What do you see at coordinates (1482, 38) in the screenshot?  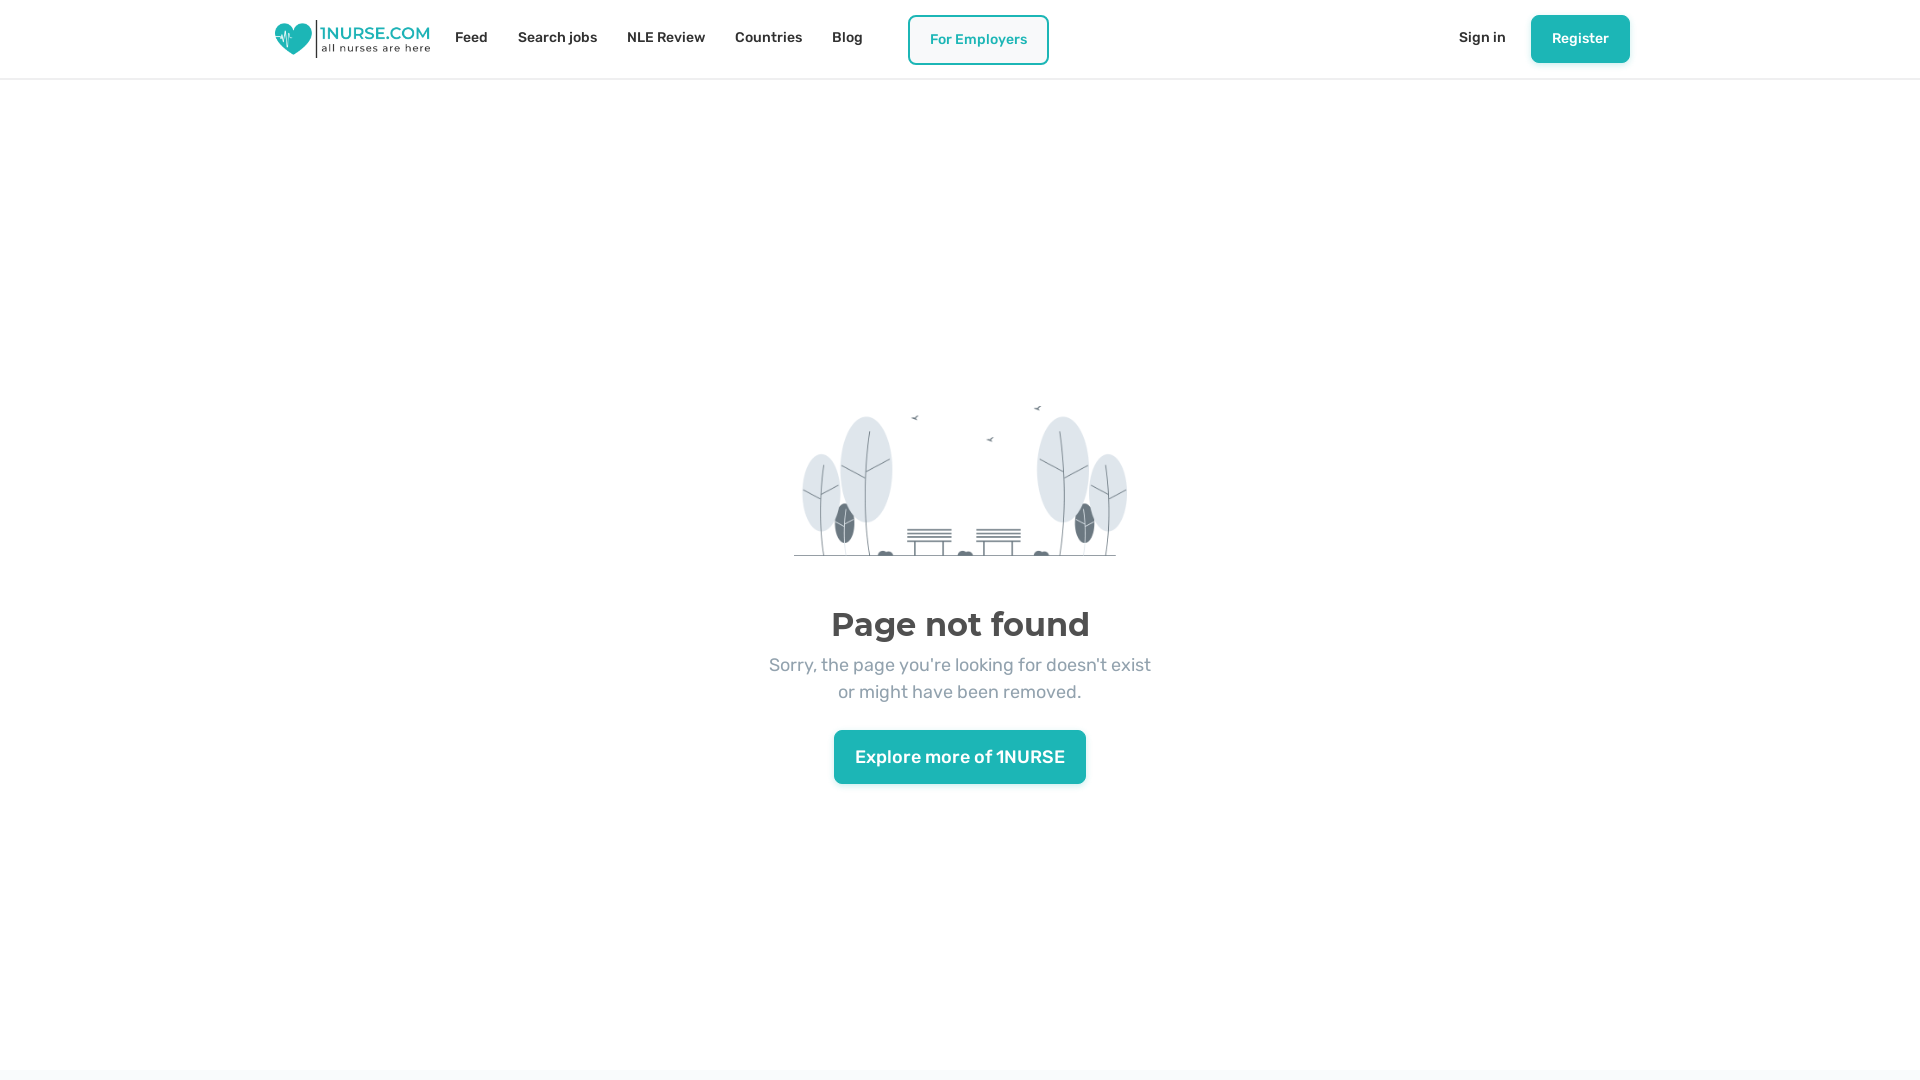 I see `'Sign in'` at bounding box center [1482, 38].